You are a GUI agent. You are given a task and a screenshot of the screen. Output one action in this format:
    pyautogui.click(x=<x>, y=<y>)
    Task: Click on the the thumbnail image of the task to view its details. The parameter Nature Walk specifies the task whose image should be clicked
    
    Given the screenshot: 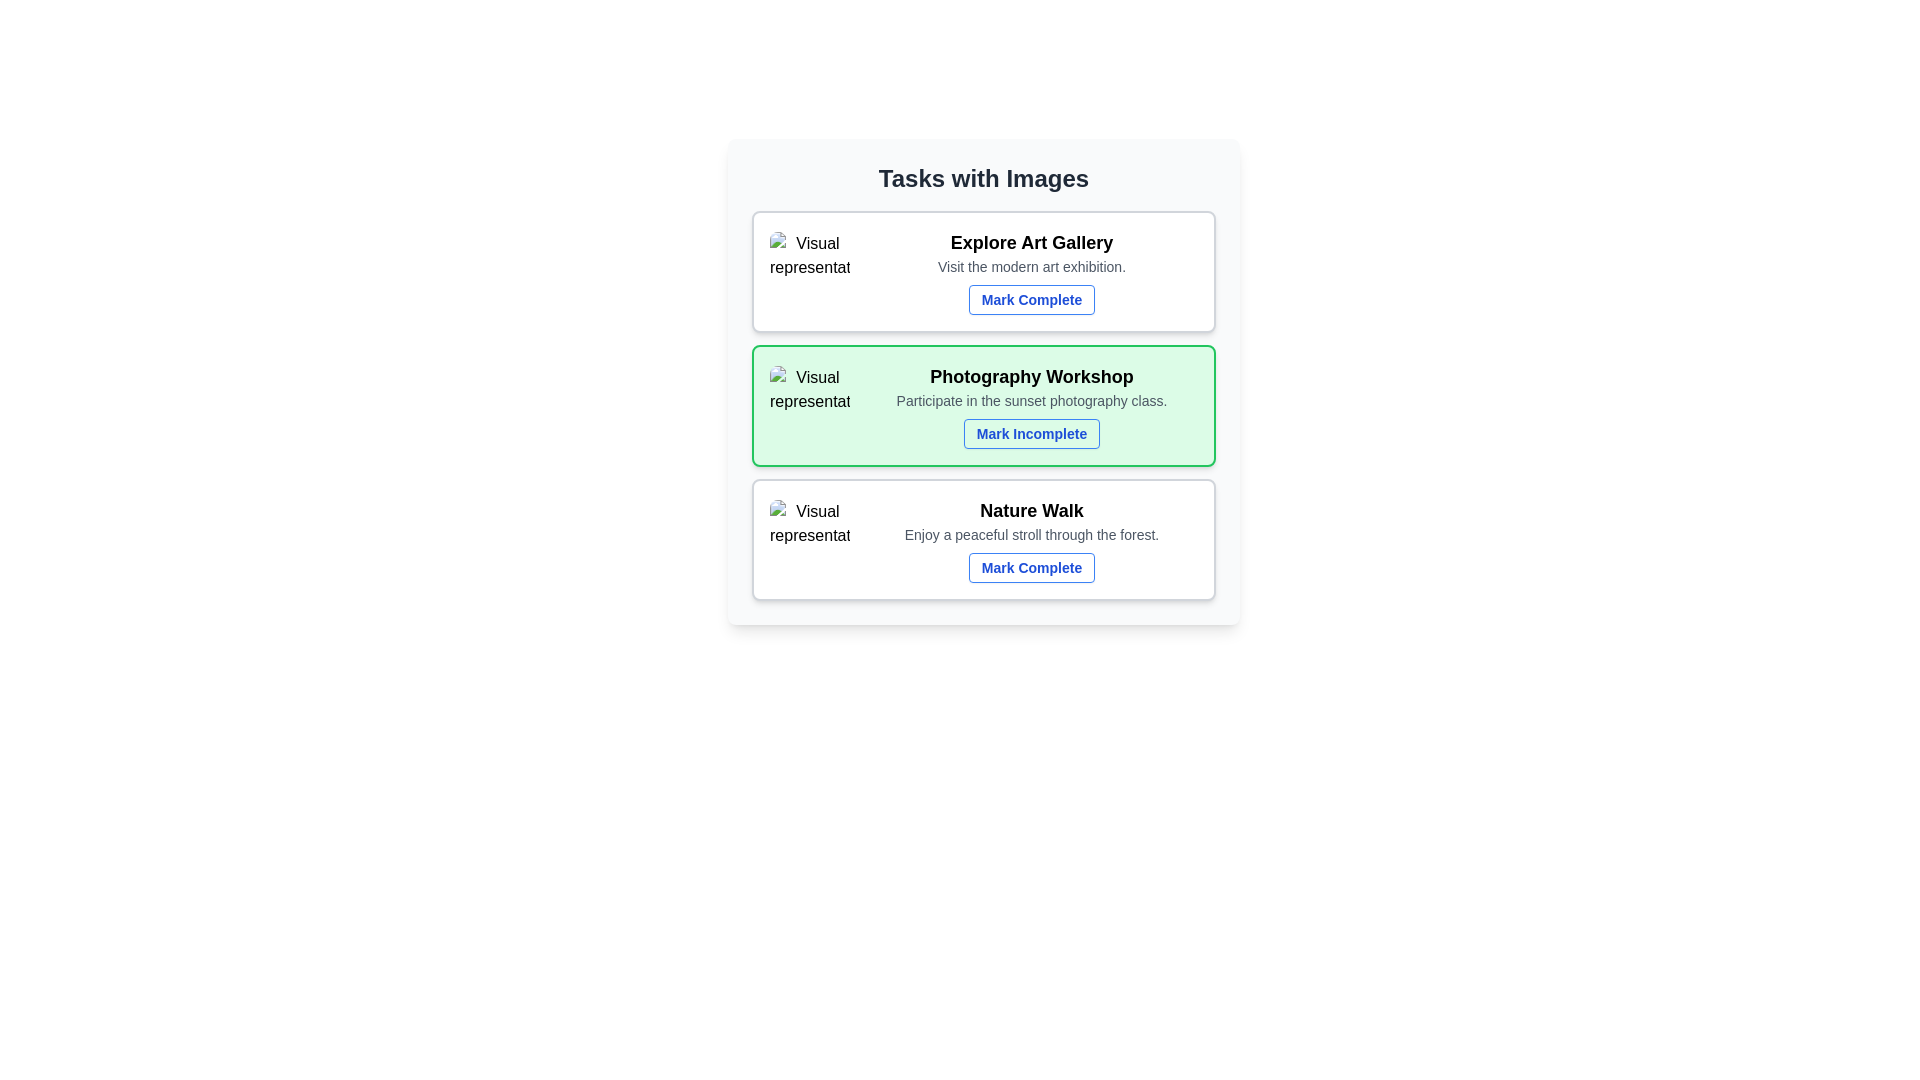 What is the action you would take?
    pyautogui.click(x=810, y=540)
    